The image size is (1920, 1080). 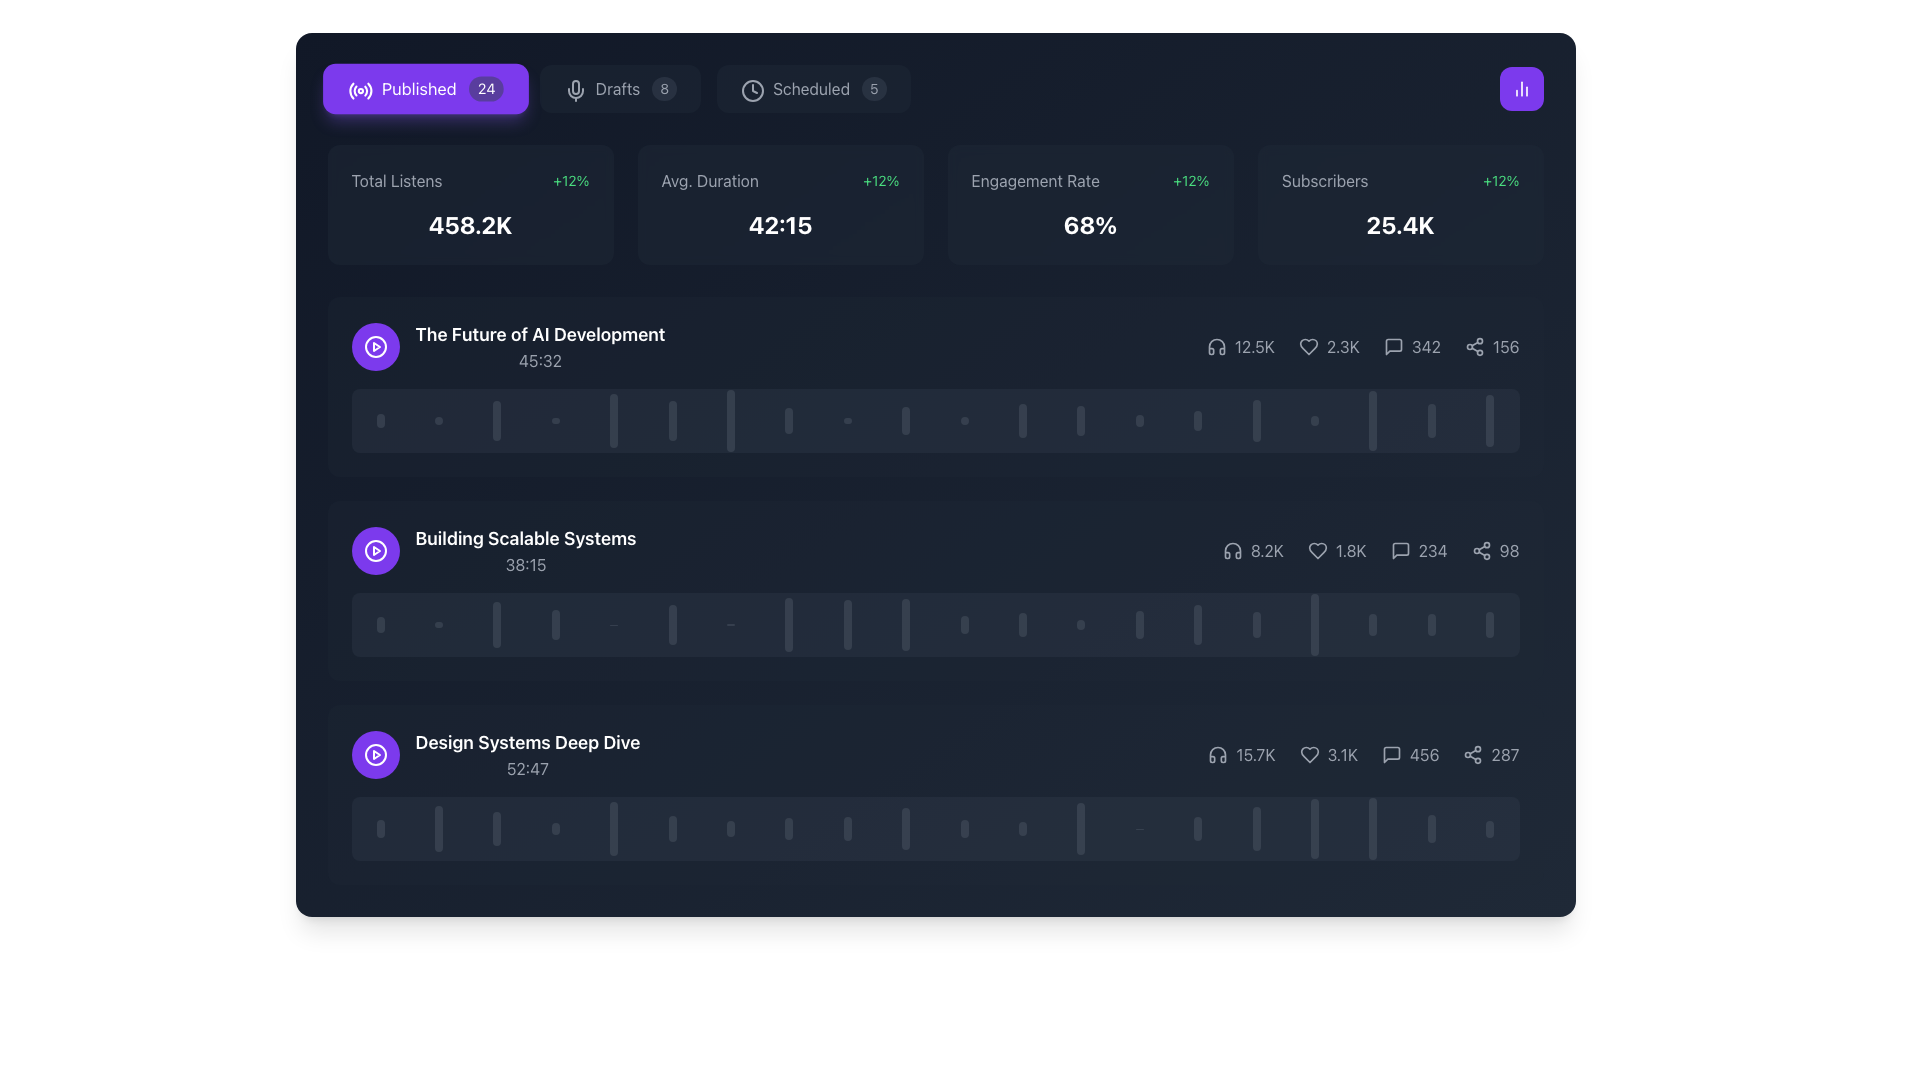 I want to click on the text label displaying '1.8K', which is positioned to the right of the heart icon in the second content row for 'Building Scalable Systems', so click(x=1351, y=551).